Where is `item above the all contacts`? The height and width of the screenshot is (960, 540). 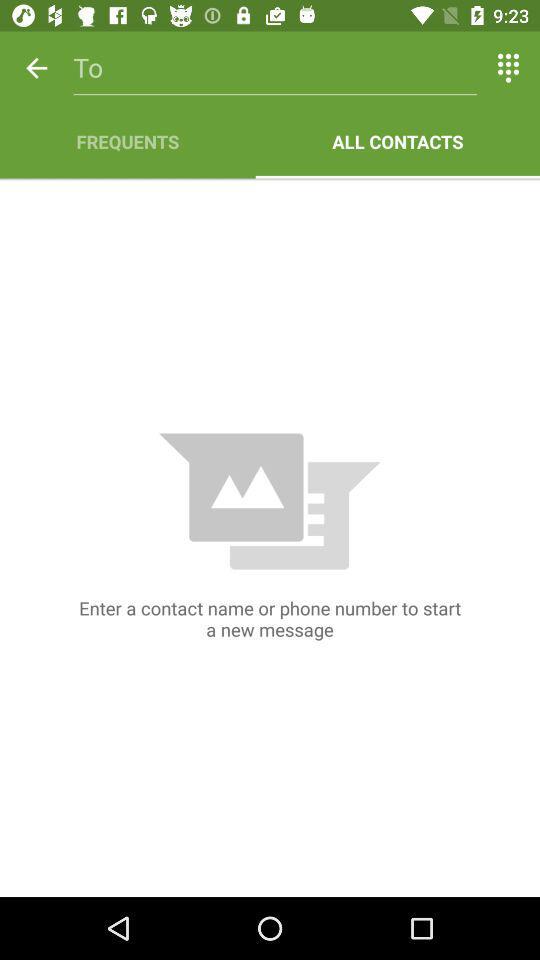
item above the all contacts is located at coordinates (508, 68).